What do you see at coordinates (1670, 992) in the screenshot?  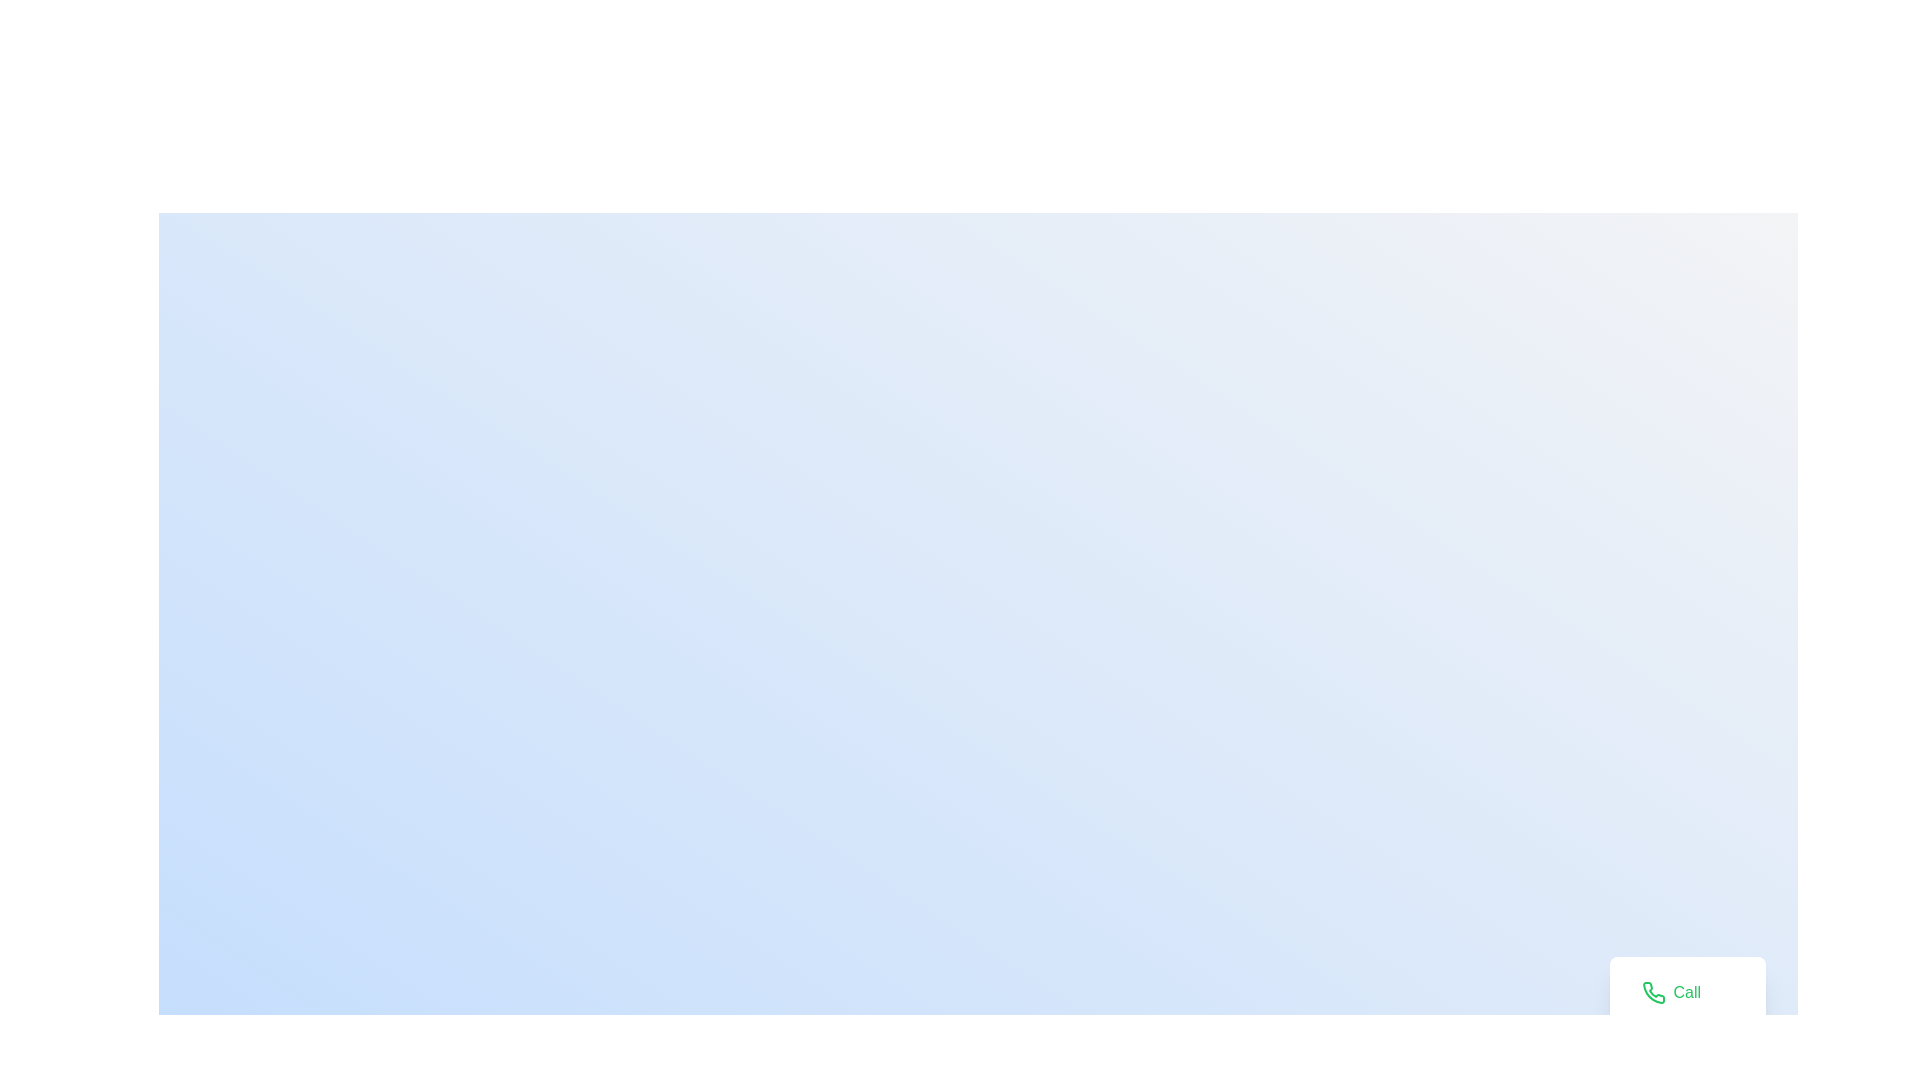 I see `the 'Call' button to view the tooltip information` at bounding box center [1670, 992].